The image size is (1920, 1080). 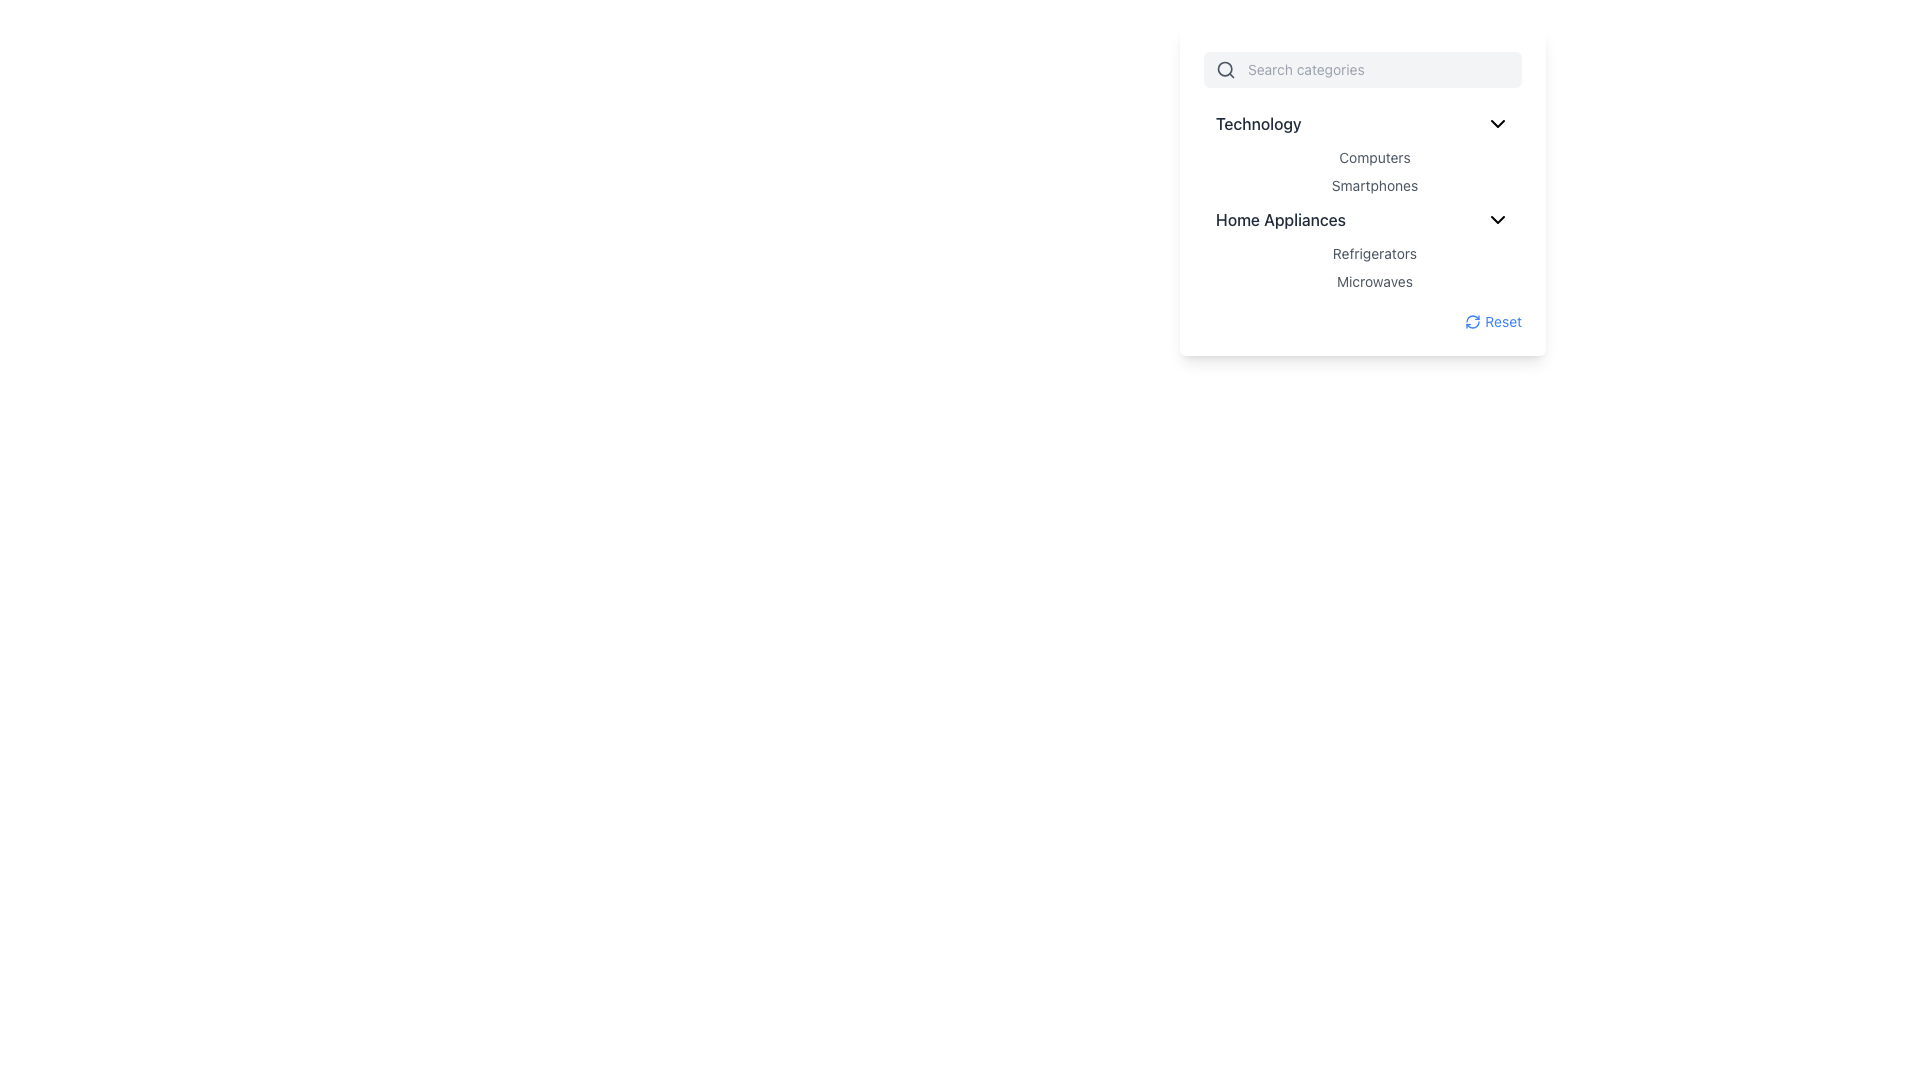 What do you see at coordinates (1362, 192) in the screenshot?
I see `the text label displaying 'Smartphones' within the expanded 'Technology' dropdown interface` at bounding box center [1362, 192].